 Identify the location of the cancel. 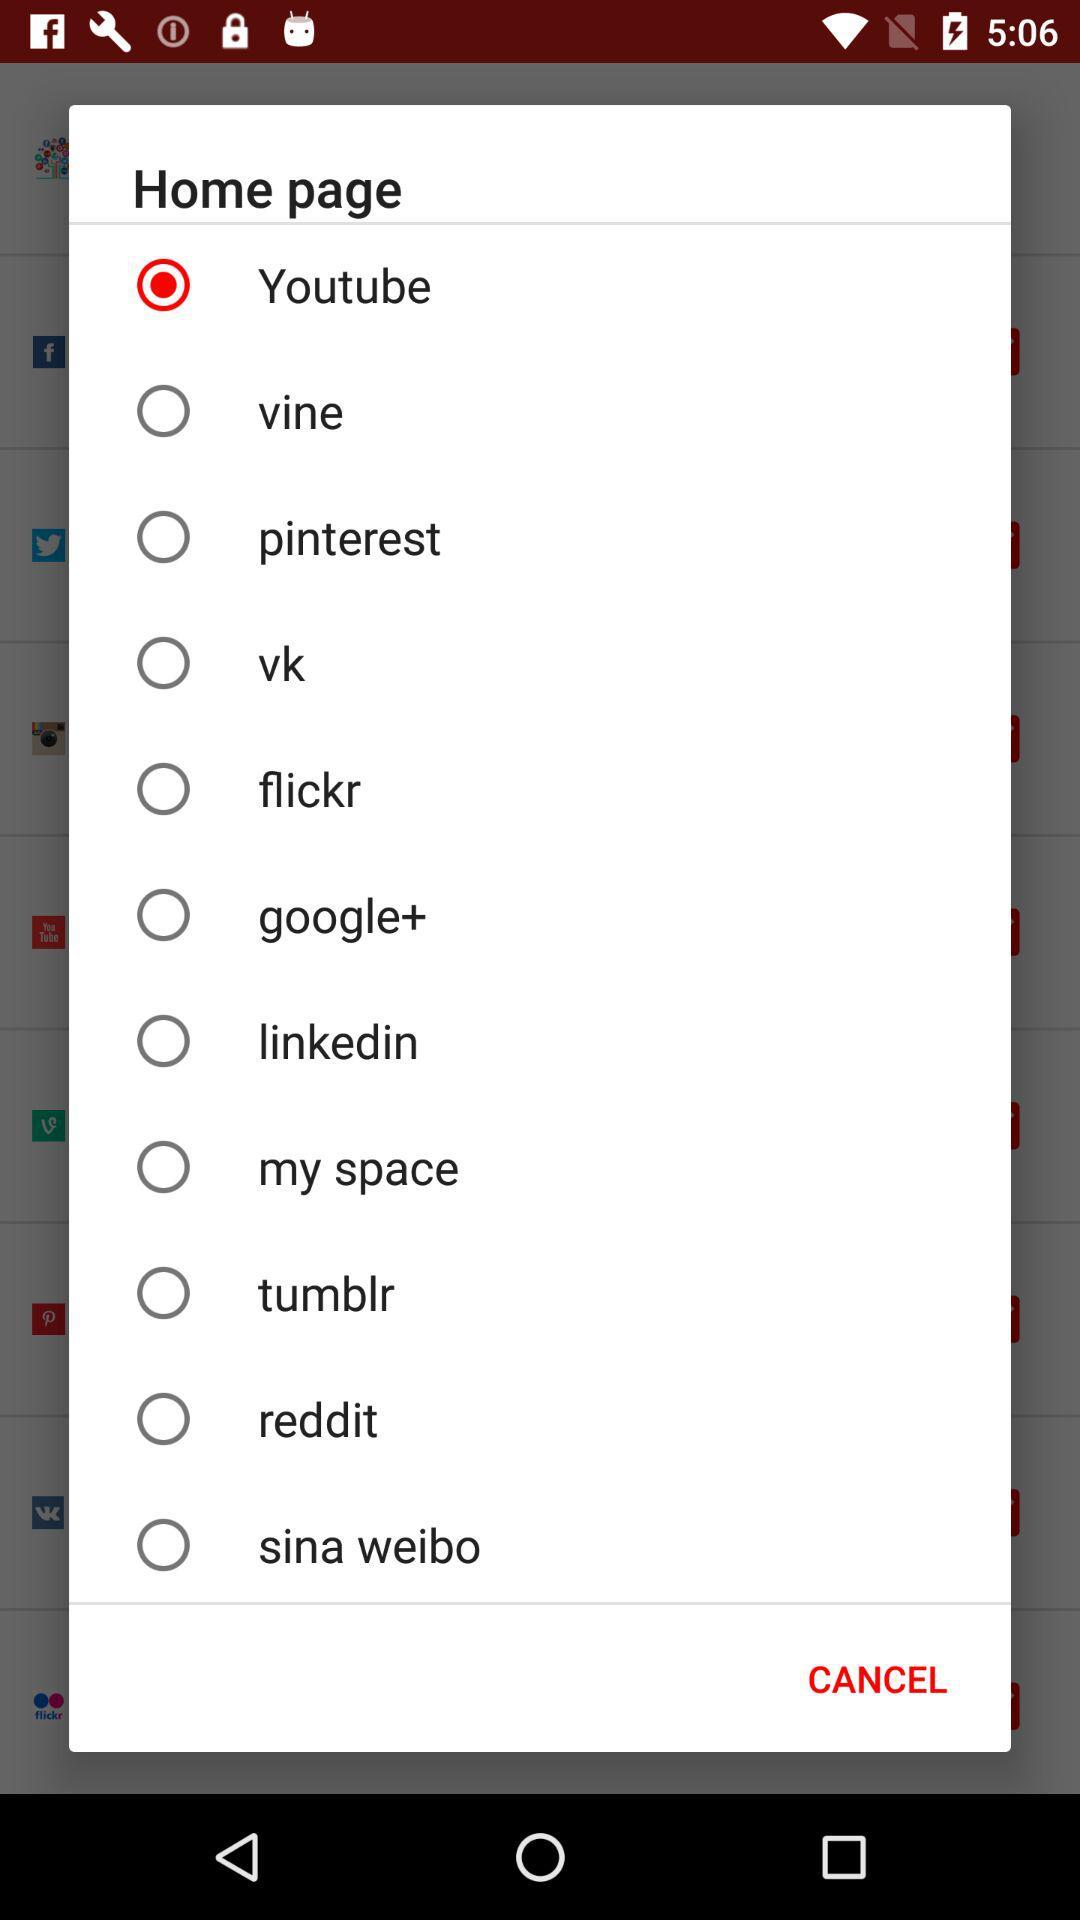
(876, 1678).